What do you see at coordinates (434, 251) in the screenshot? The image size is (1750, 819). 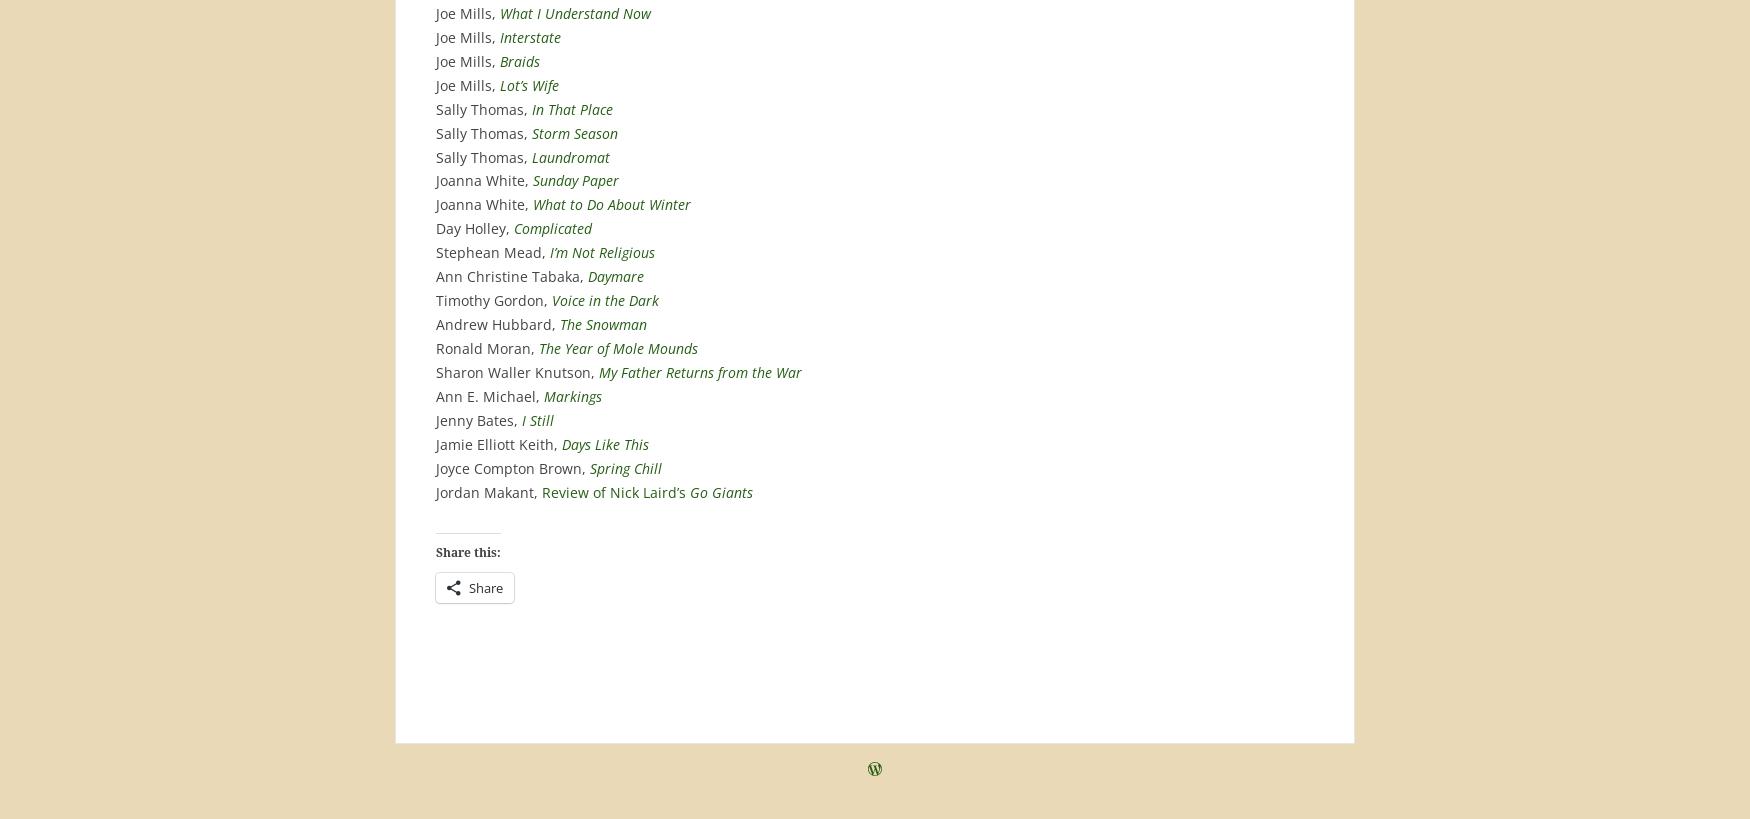 I see `'Stephean Mead,'` at bounding box center [434, 251].